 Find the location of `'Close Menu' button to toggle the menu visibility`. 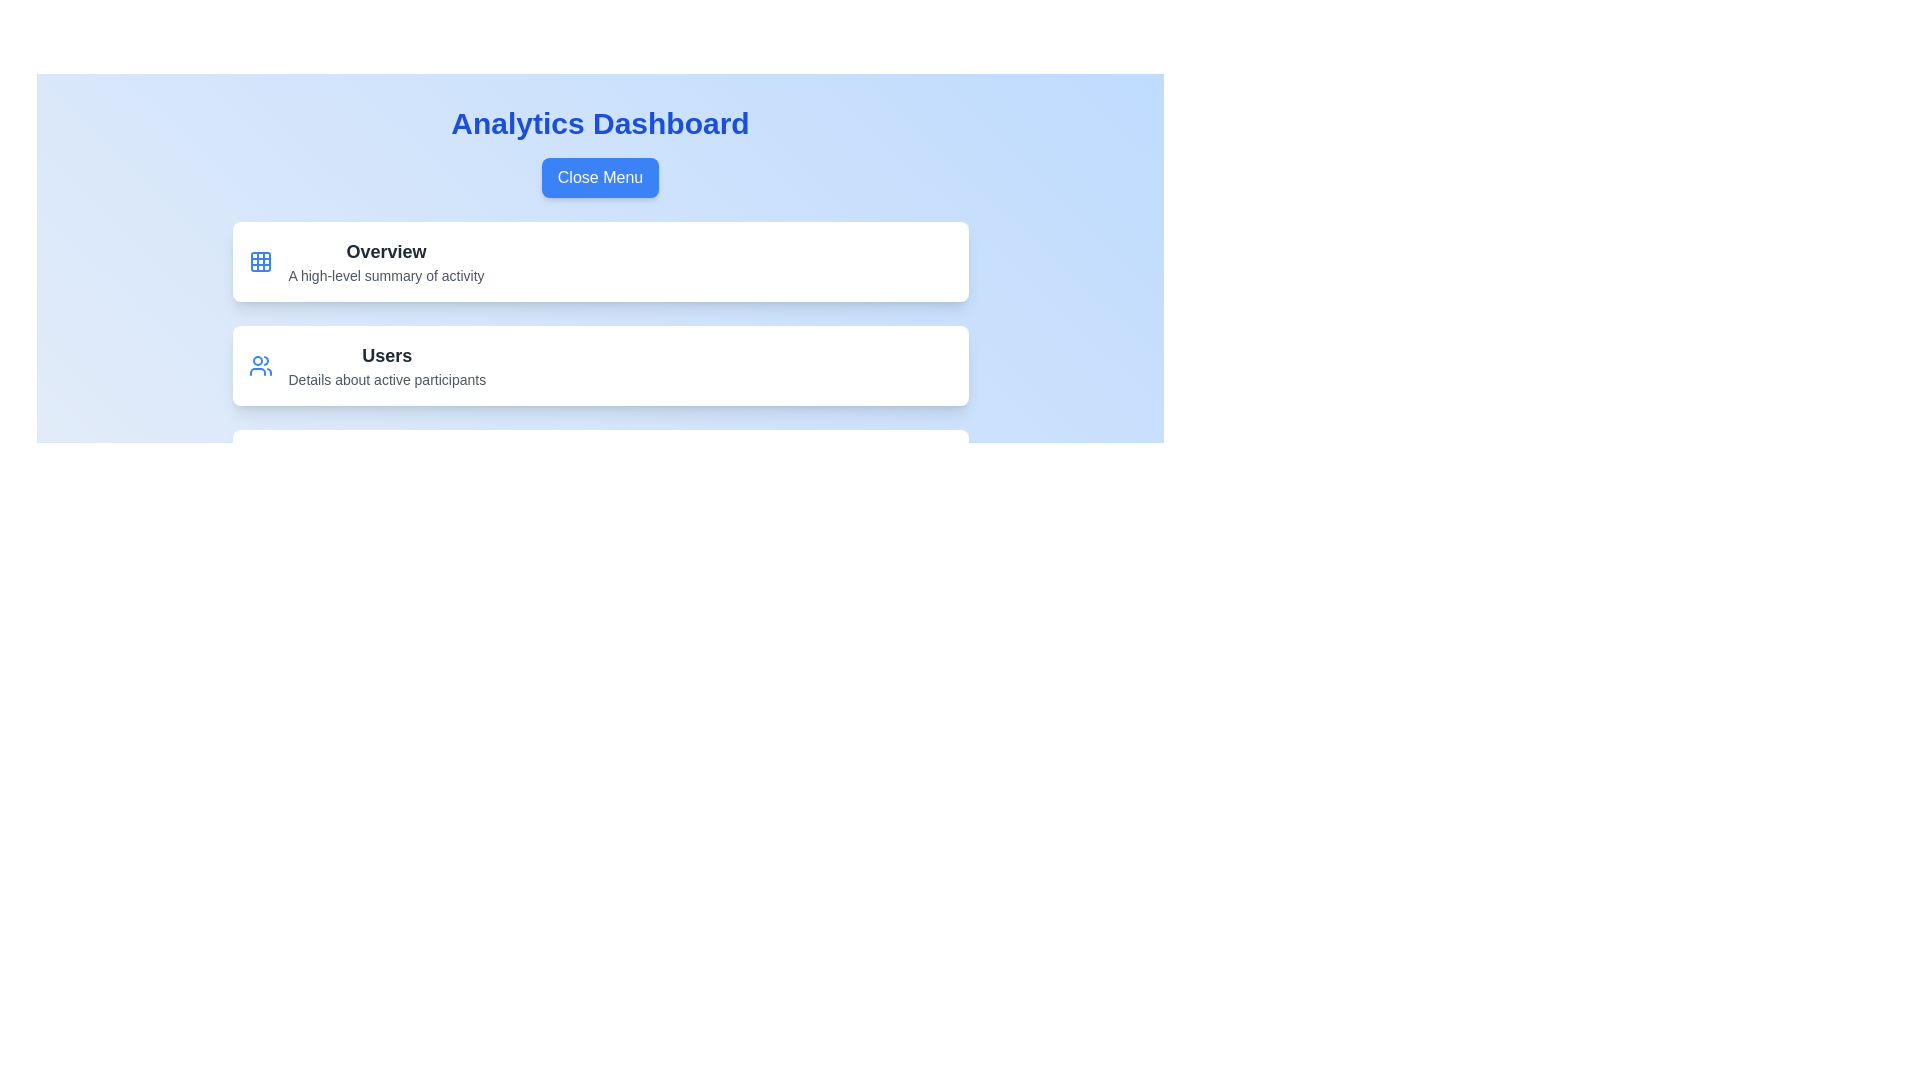

'Close Menu' button to toggle the menu visibility is located at coordinates (599, 176).